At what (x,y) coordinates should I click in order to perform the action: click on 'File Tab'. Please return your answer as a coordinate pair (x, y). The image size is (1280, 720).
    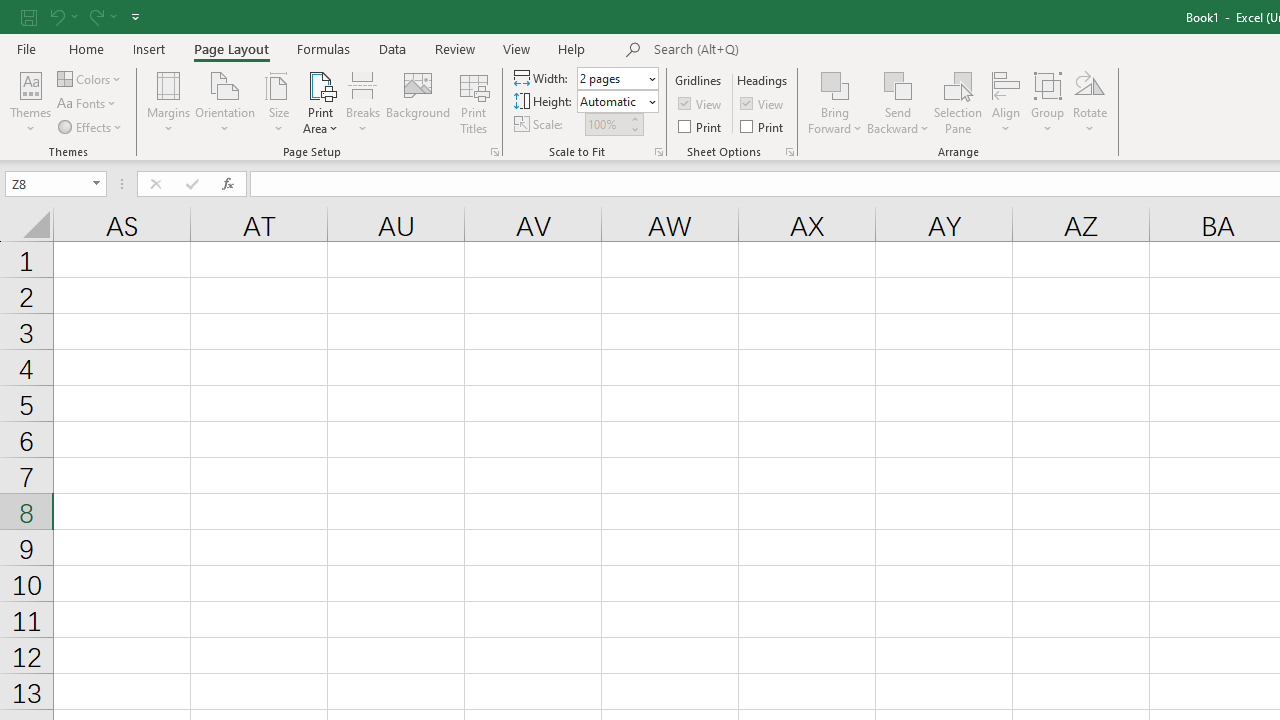
    Looking at the image, I should click on (26, 47).